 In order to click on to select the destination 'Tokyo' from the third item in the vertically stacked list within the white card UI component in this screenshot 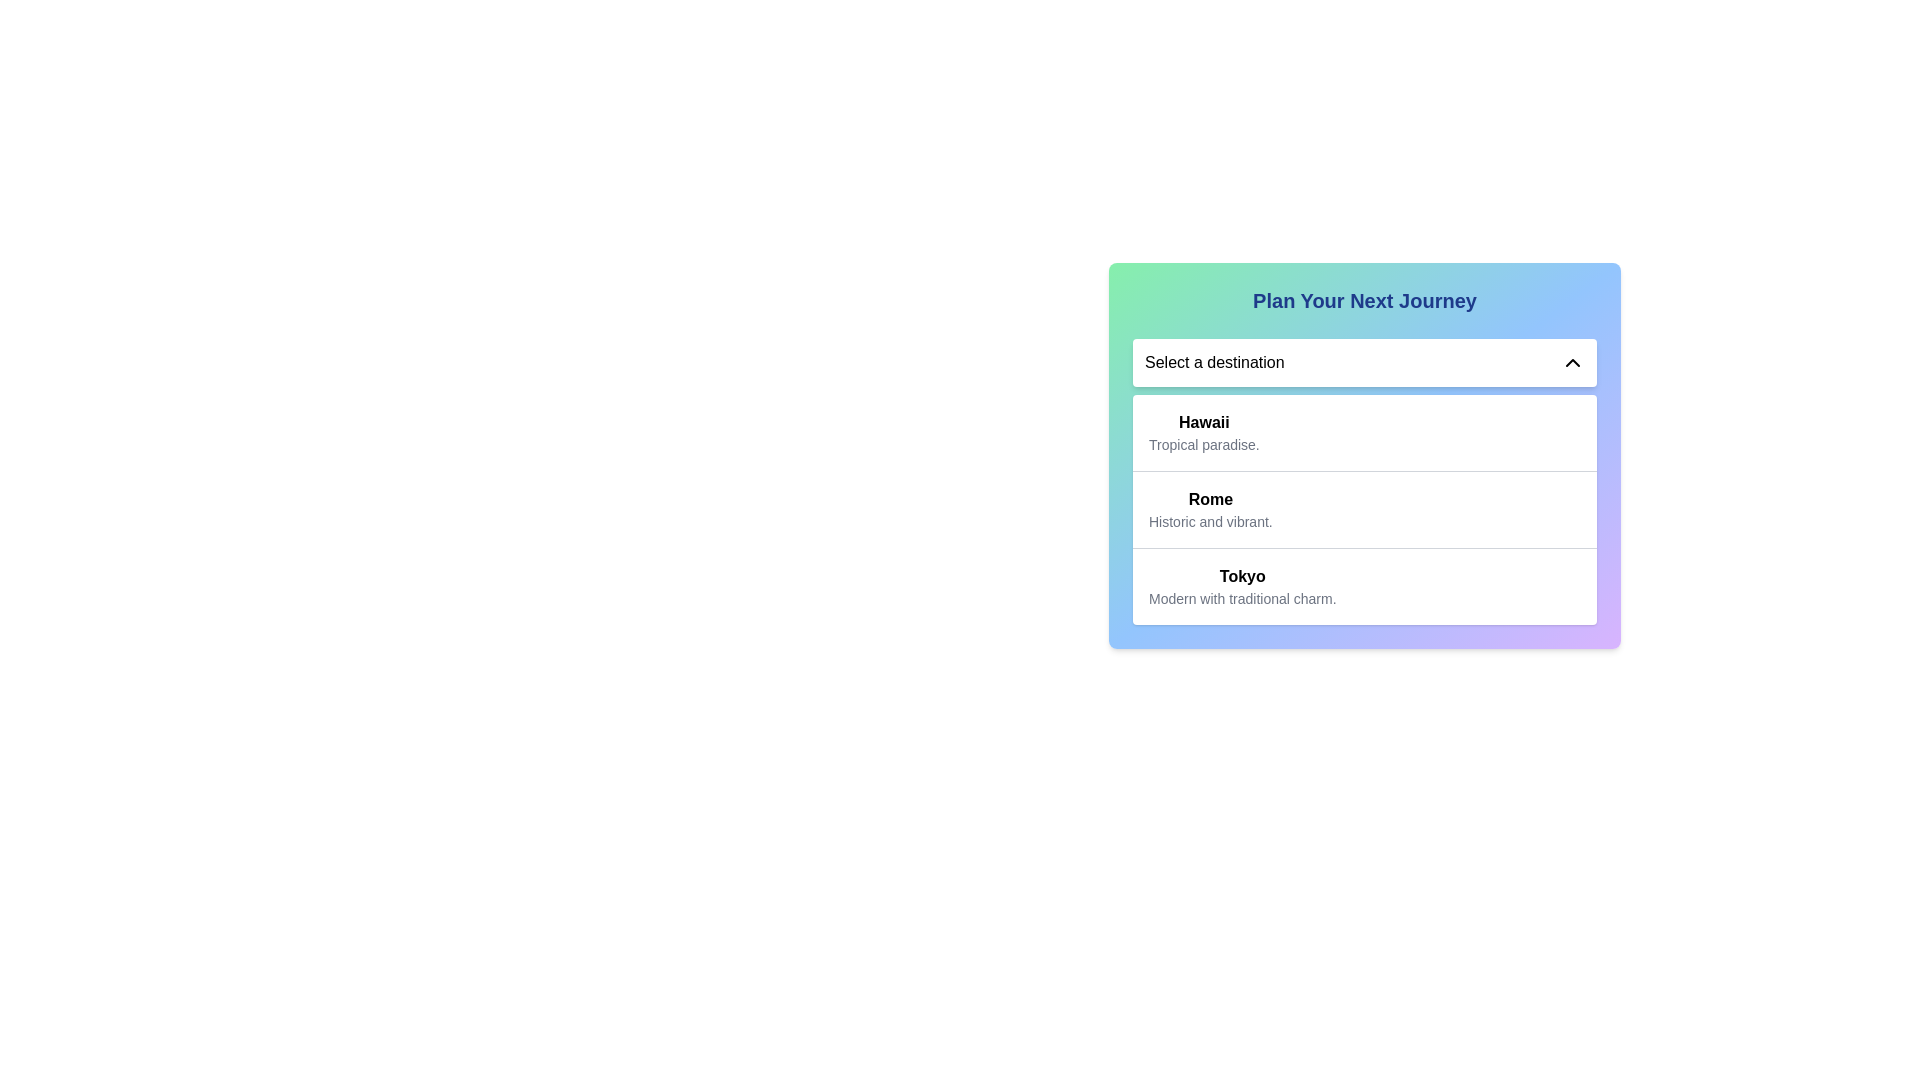, I will do `click(1363, 585)`.